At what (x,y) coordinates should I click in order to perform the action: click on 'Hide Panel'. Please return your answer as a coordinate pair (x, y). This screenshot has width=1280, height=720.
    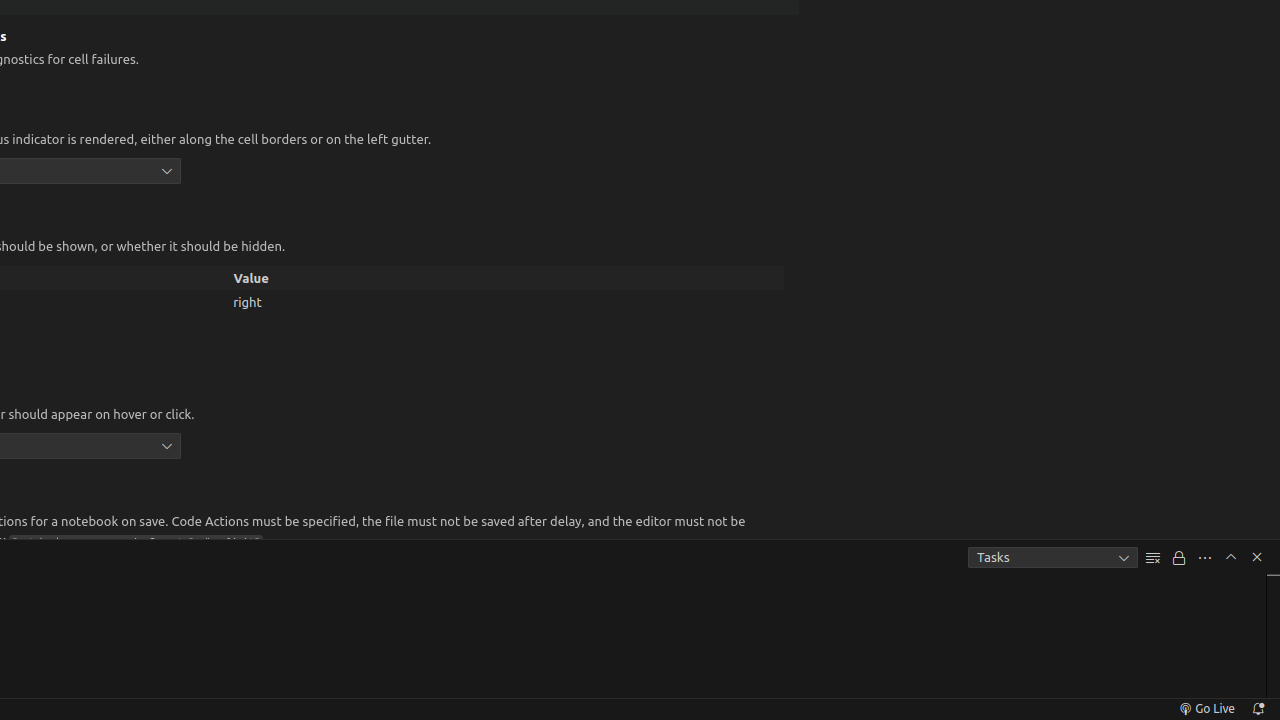
    Looking at the image, I should click on (1255, 556).